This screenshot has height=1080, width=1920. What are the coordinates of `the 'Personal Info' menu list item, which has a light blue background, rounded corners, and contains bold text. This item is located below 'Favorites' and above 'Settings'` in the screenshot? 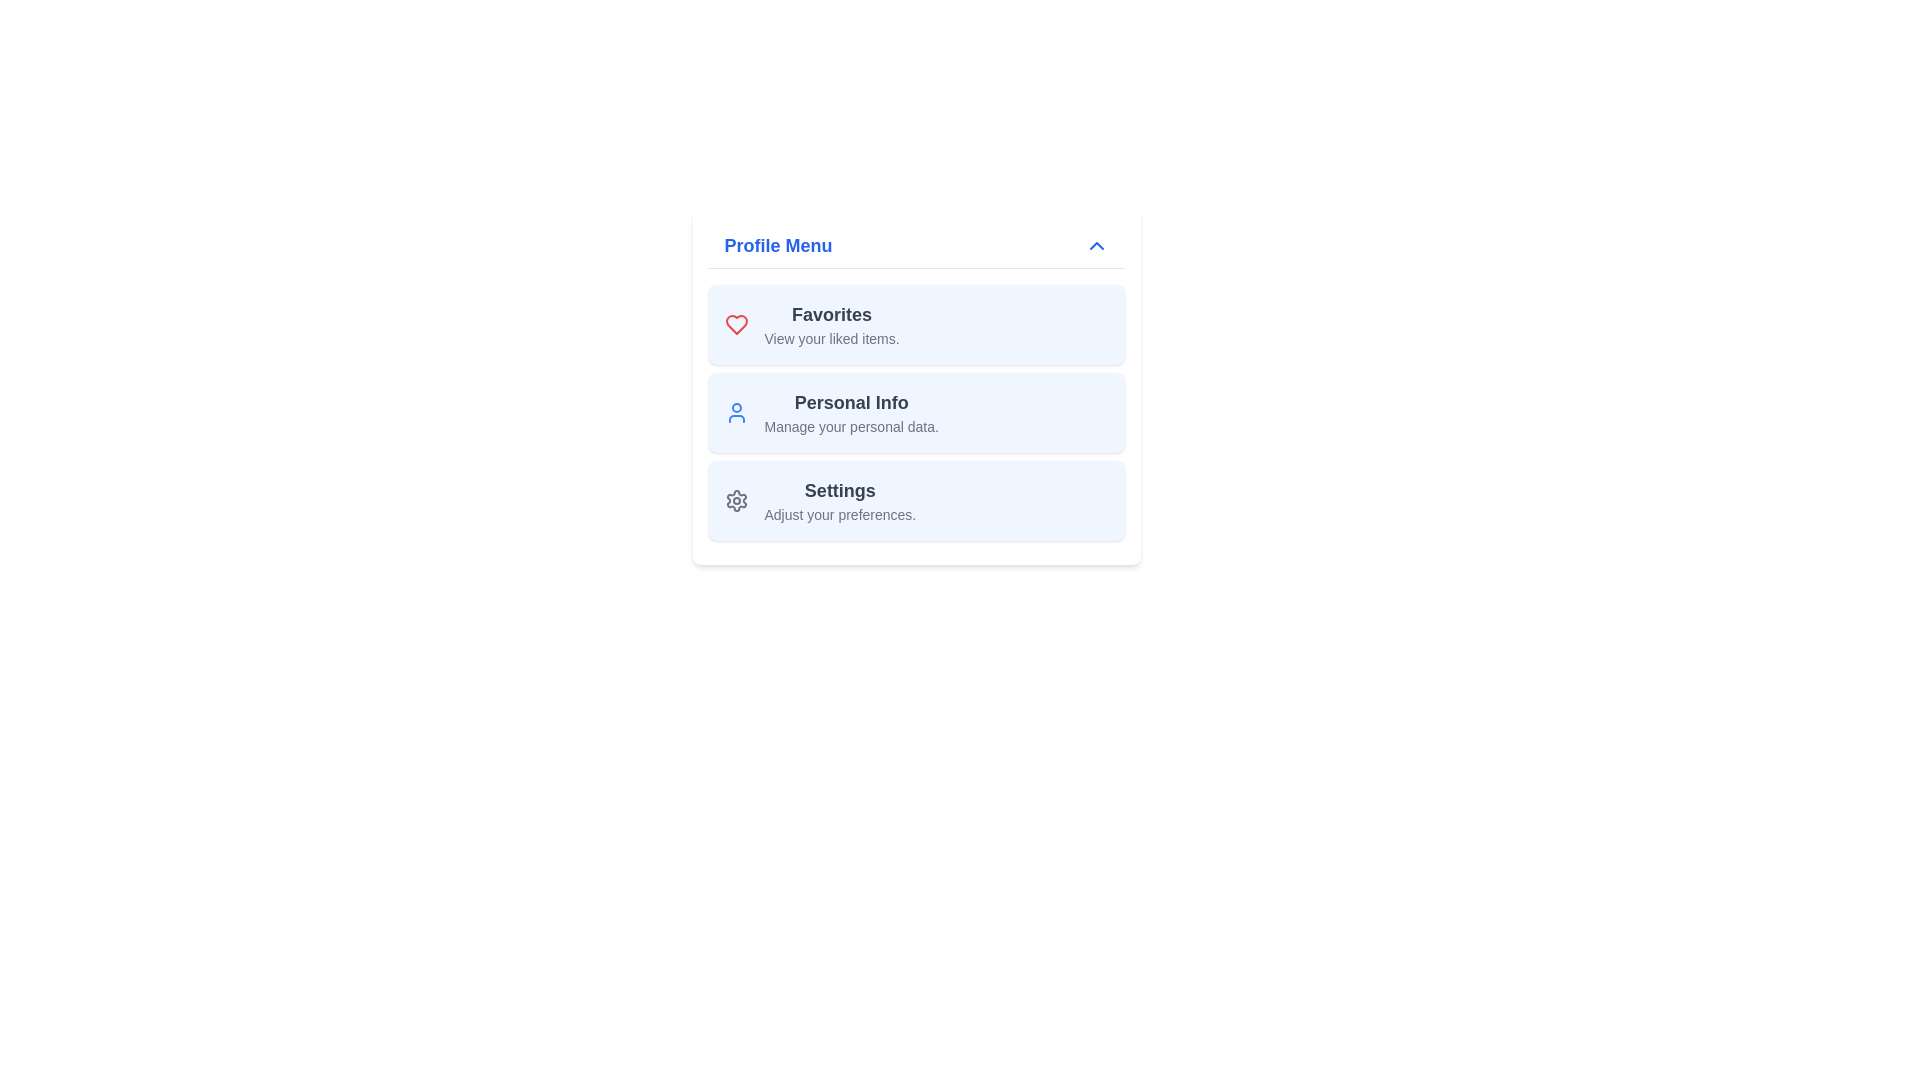 It's located at (915, 411).